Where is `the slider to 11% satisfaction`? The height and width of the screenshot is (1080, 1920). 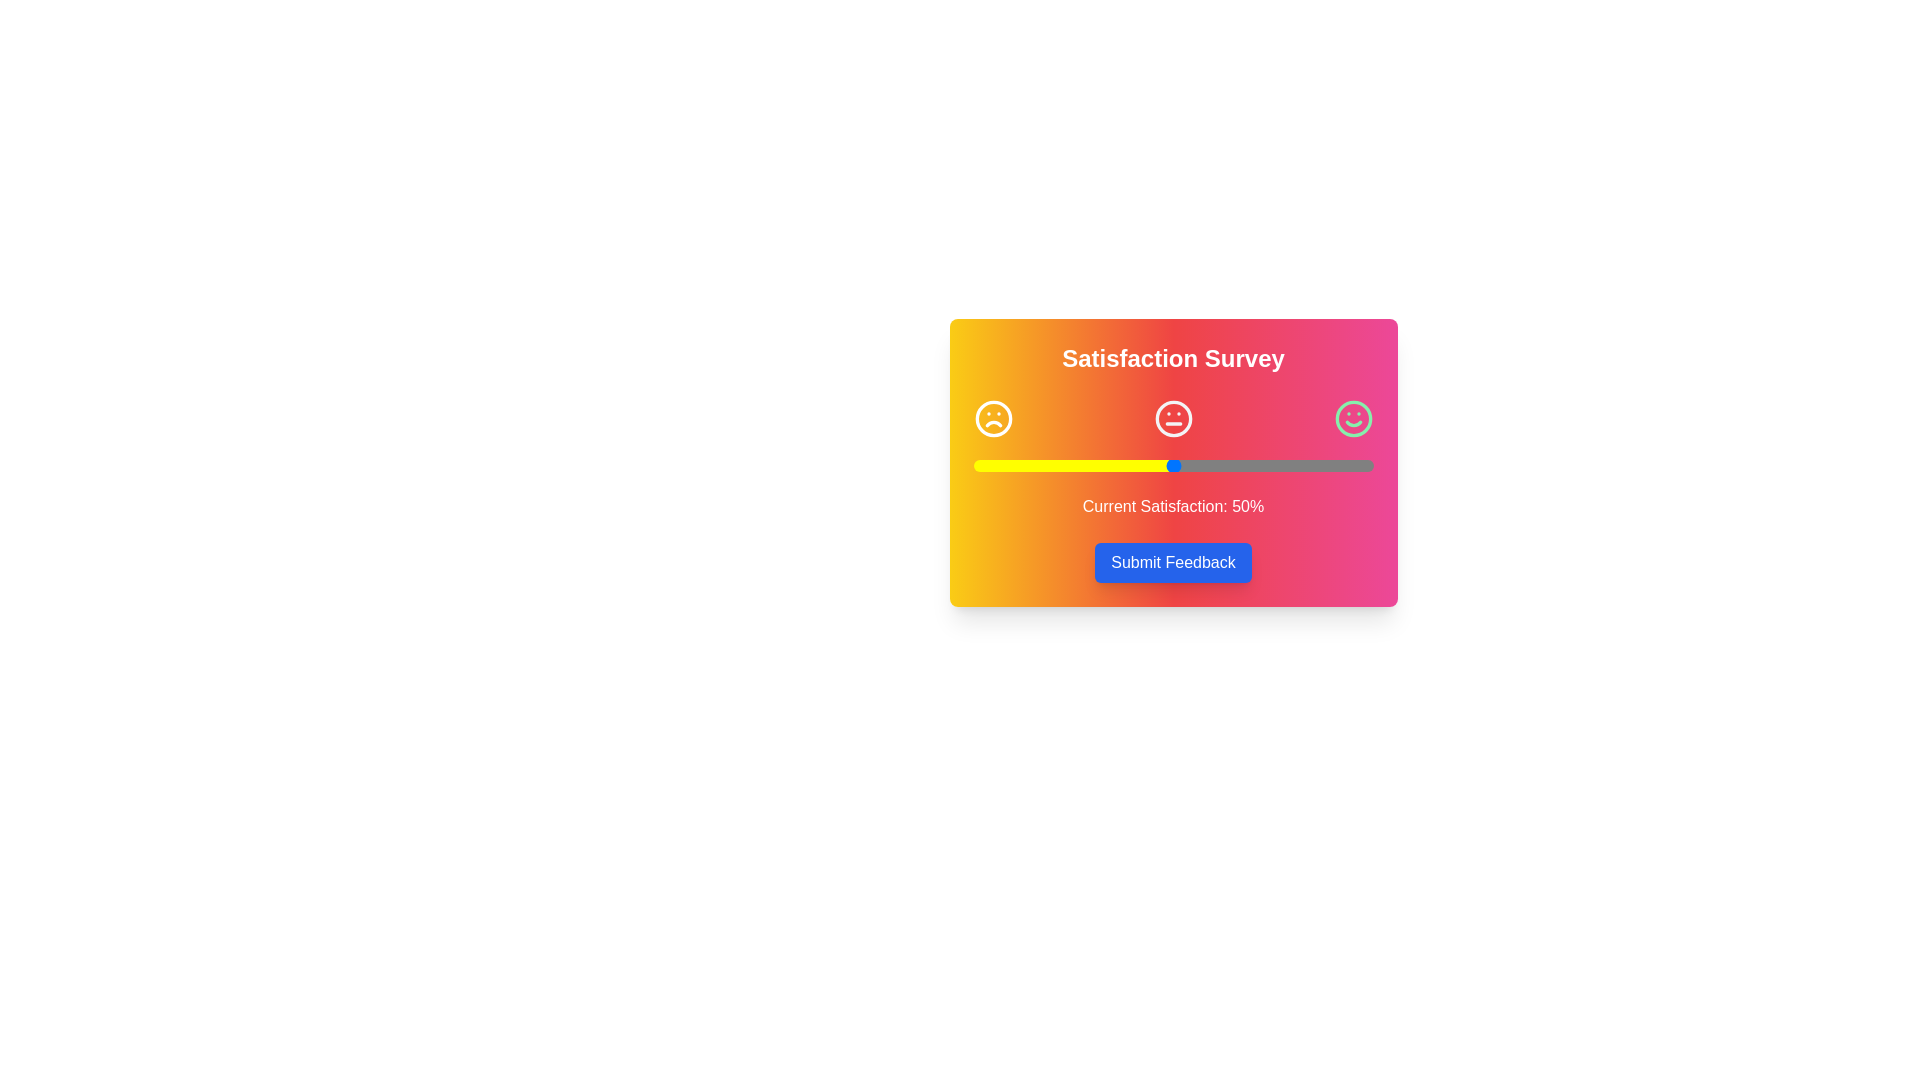
the slider to 11% satisfaction is located at coordinates (1017, 466).